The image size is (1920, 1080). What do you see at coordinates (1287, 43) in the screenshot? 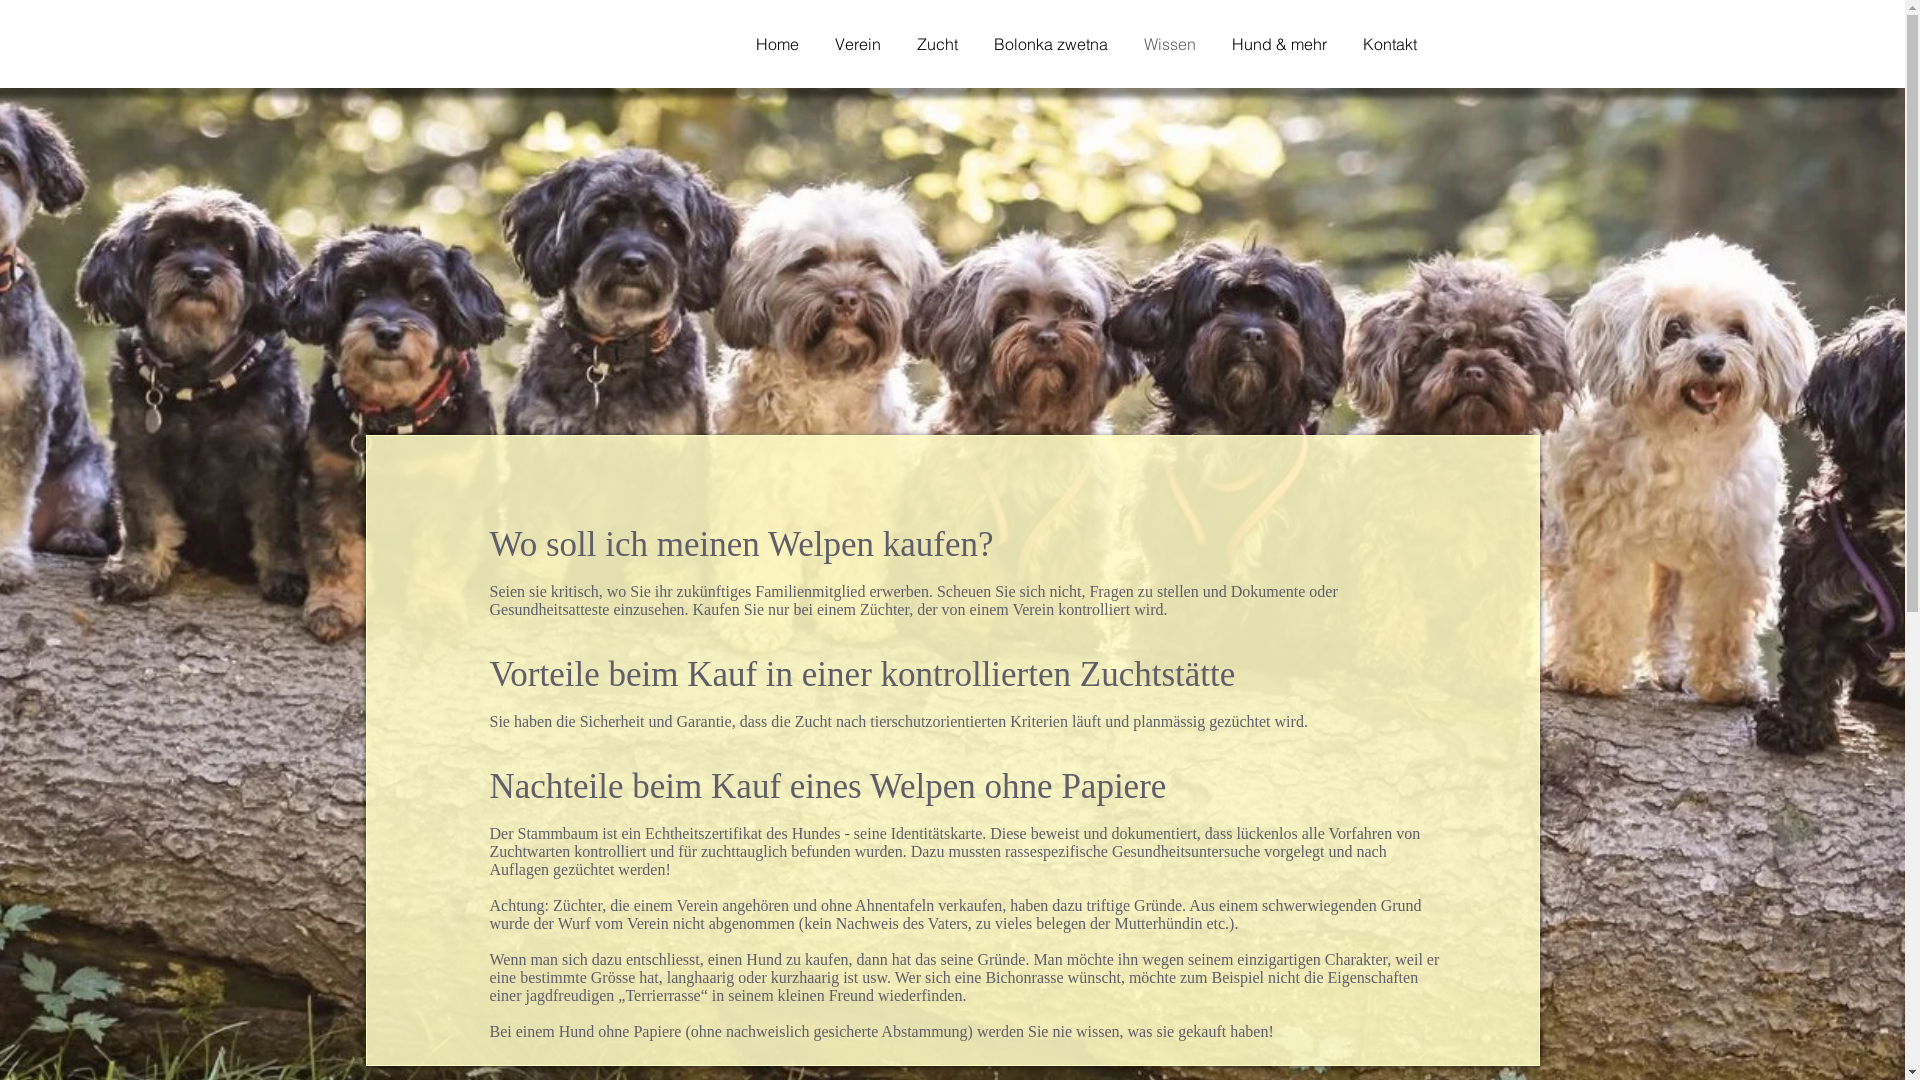
I see `'Hund & mehr'` at bounding box center [1287, 43].